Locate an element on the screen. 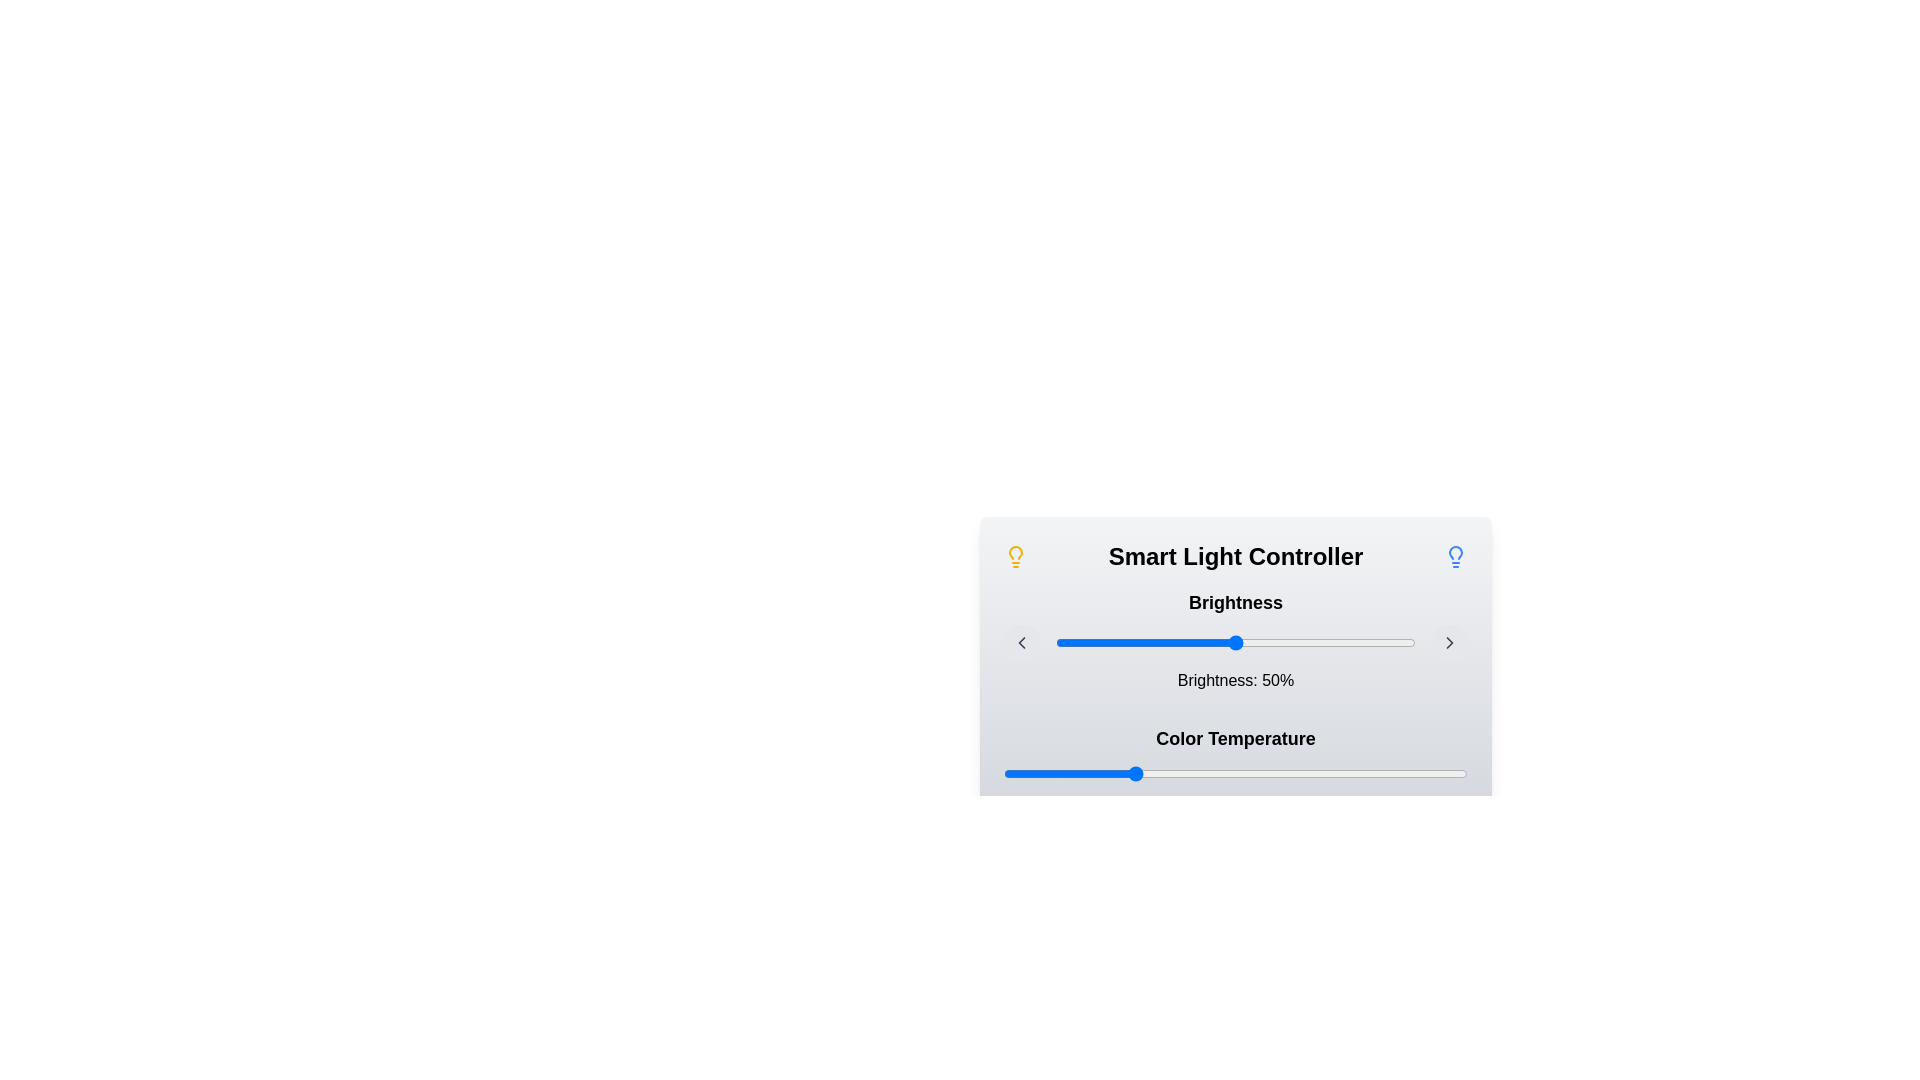 The width and height of the screenshot is (1920, 1080). the brightness is located at coordinates (1340, 643).